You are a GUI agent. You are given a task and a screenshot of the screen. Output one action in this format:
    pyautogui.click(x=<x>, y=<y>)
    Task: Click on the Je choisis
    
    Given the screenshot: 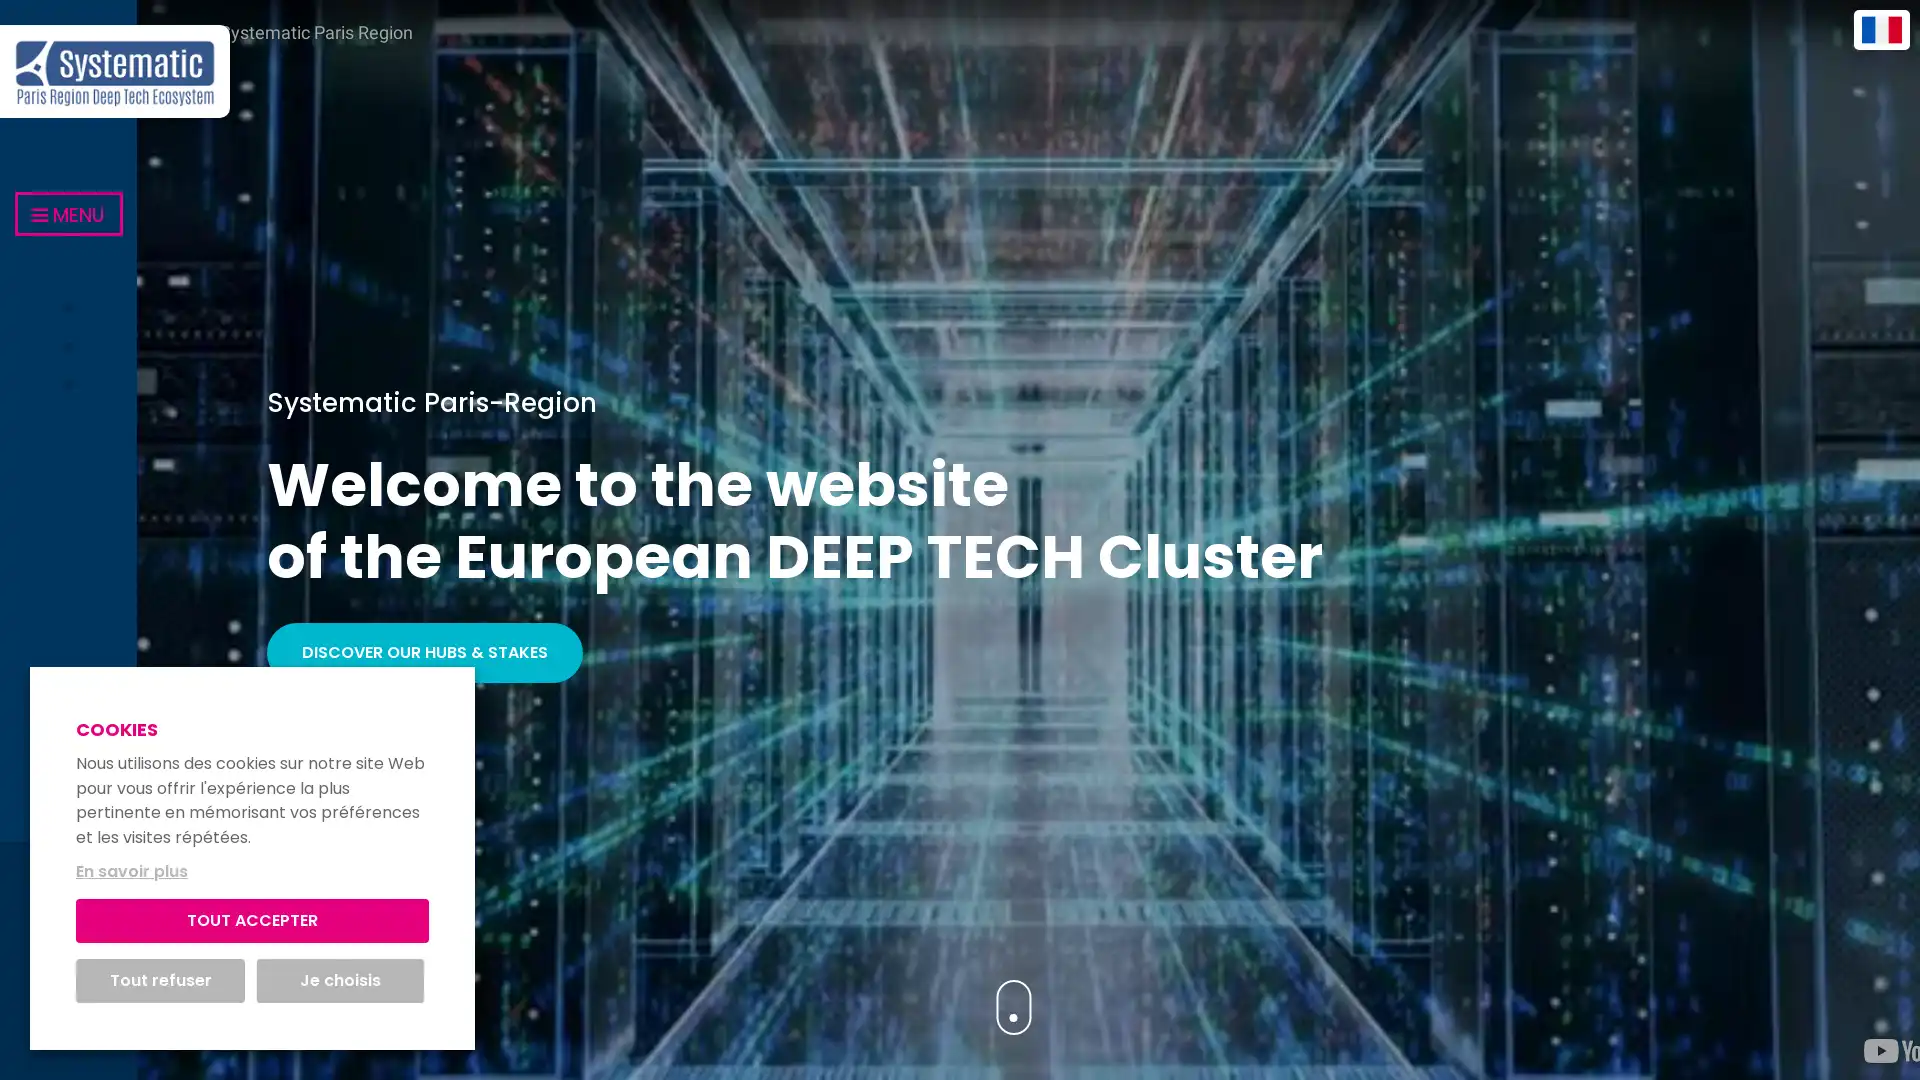 What is the action you would take?
    pyautogui.click(x=340, y=979)
    